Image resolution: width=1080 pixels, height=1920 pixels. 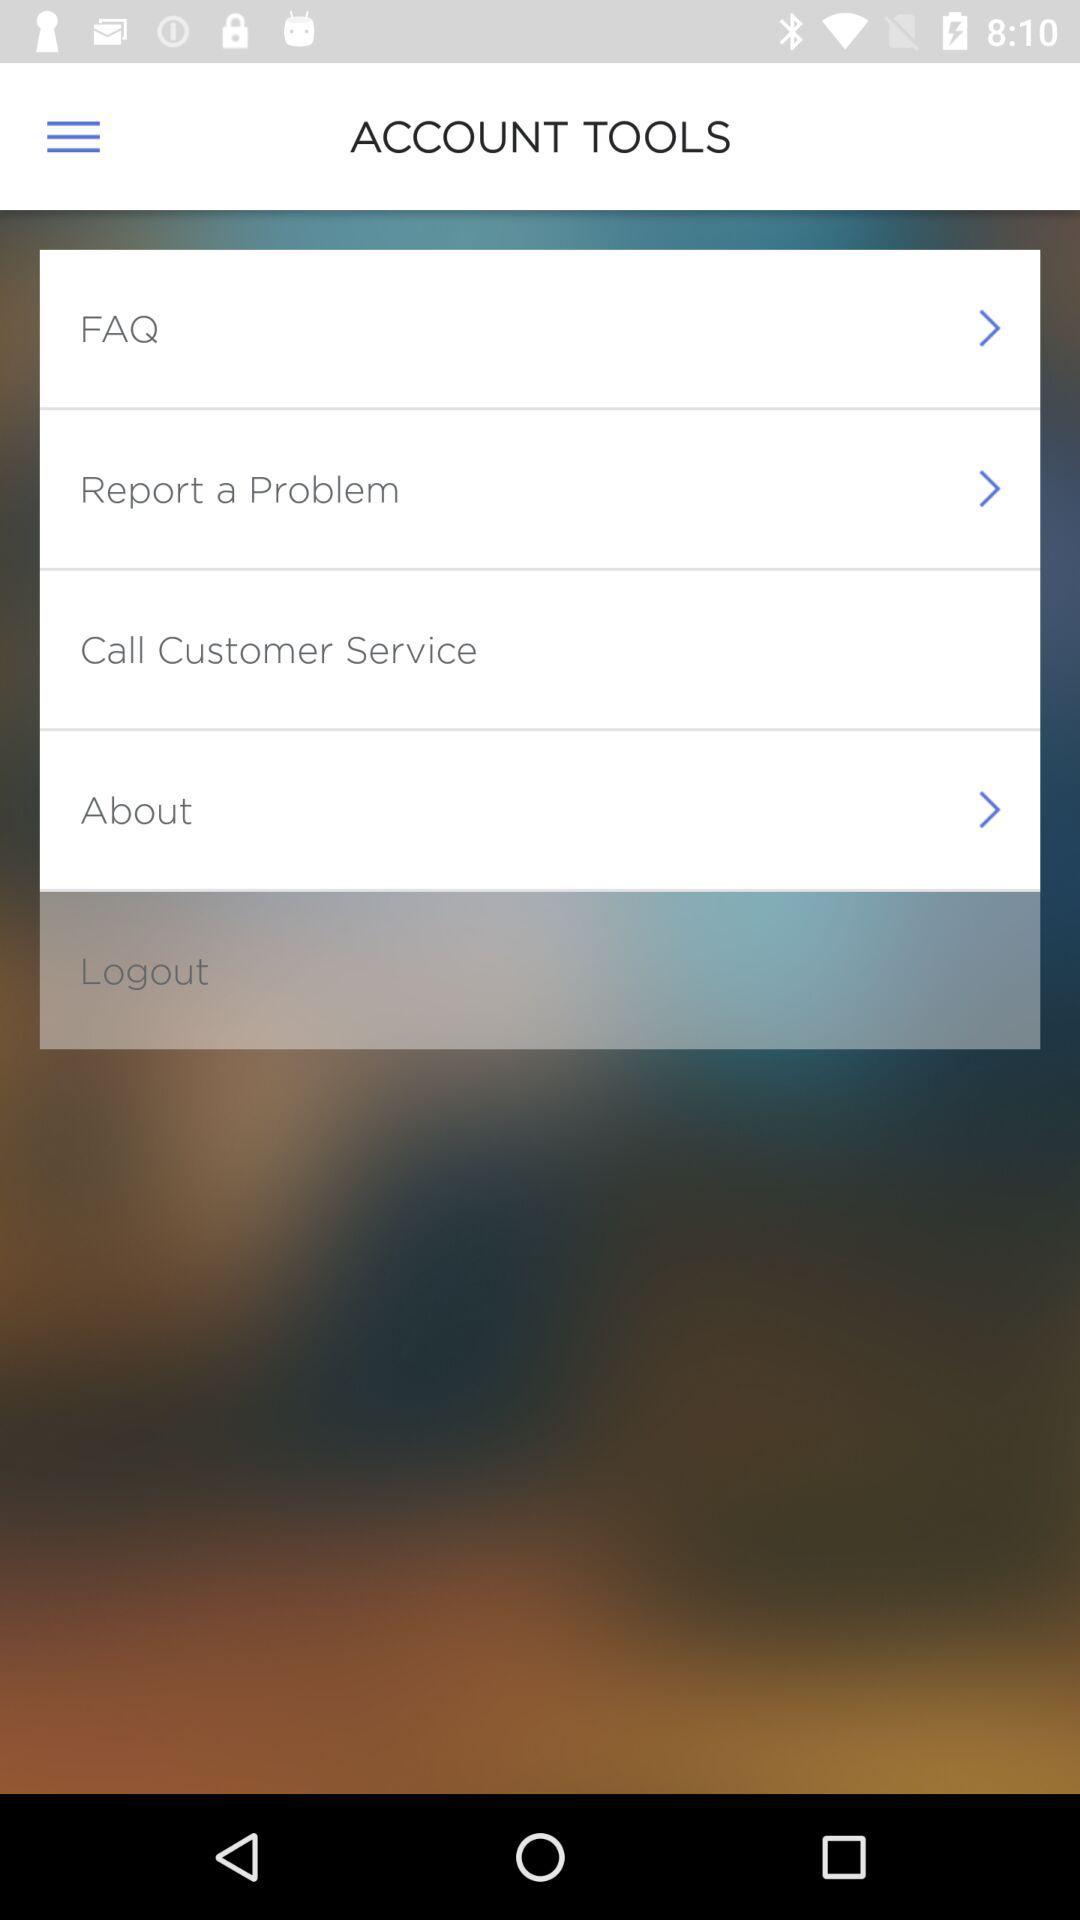 I want to click on item above the call customer service item, so click(x=238, y=488).